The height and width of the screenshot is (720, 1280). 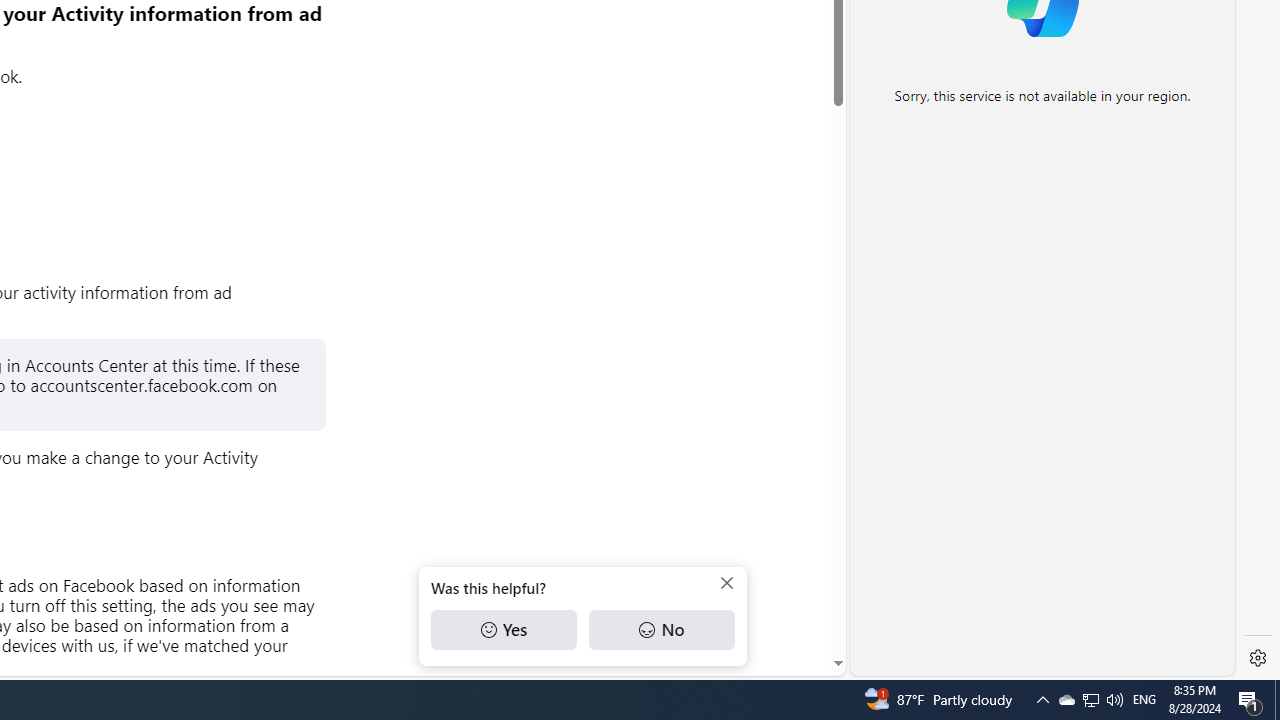 I want to click on 'Dismiss', so click(x=726, y=583).